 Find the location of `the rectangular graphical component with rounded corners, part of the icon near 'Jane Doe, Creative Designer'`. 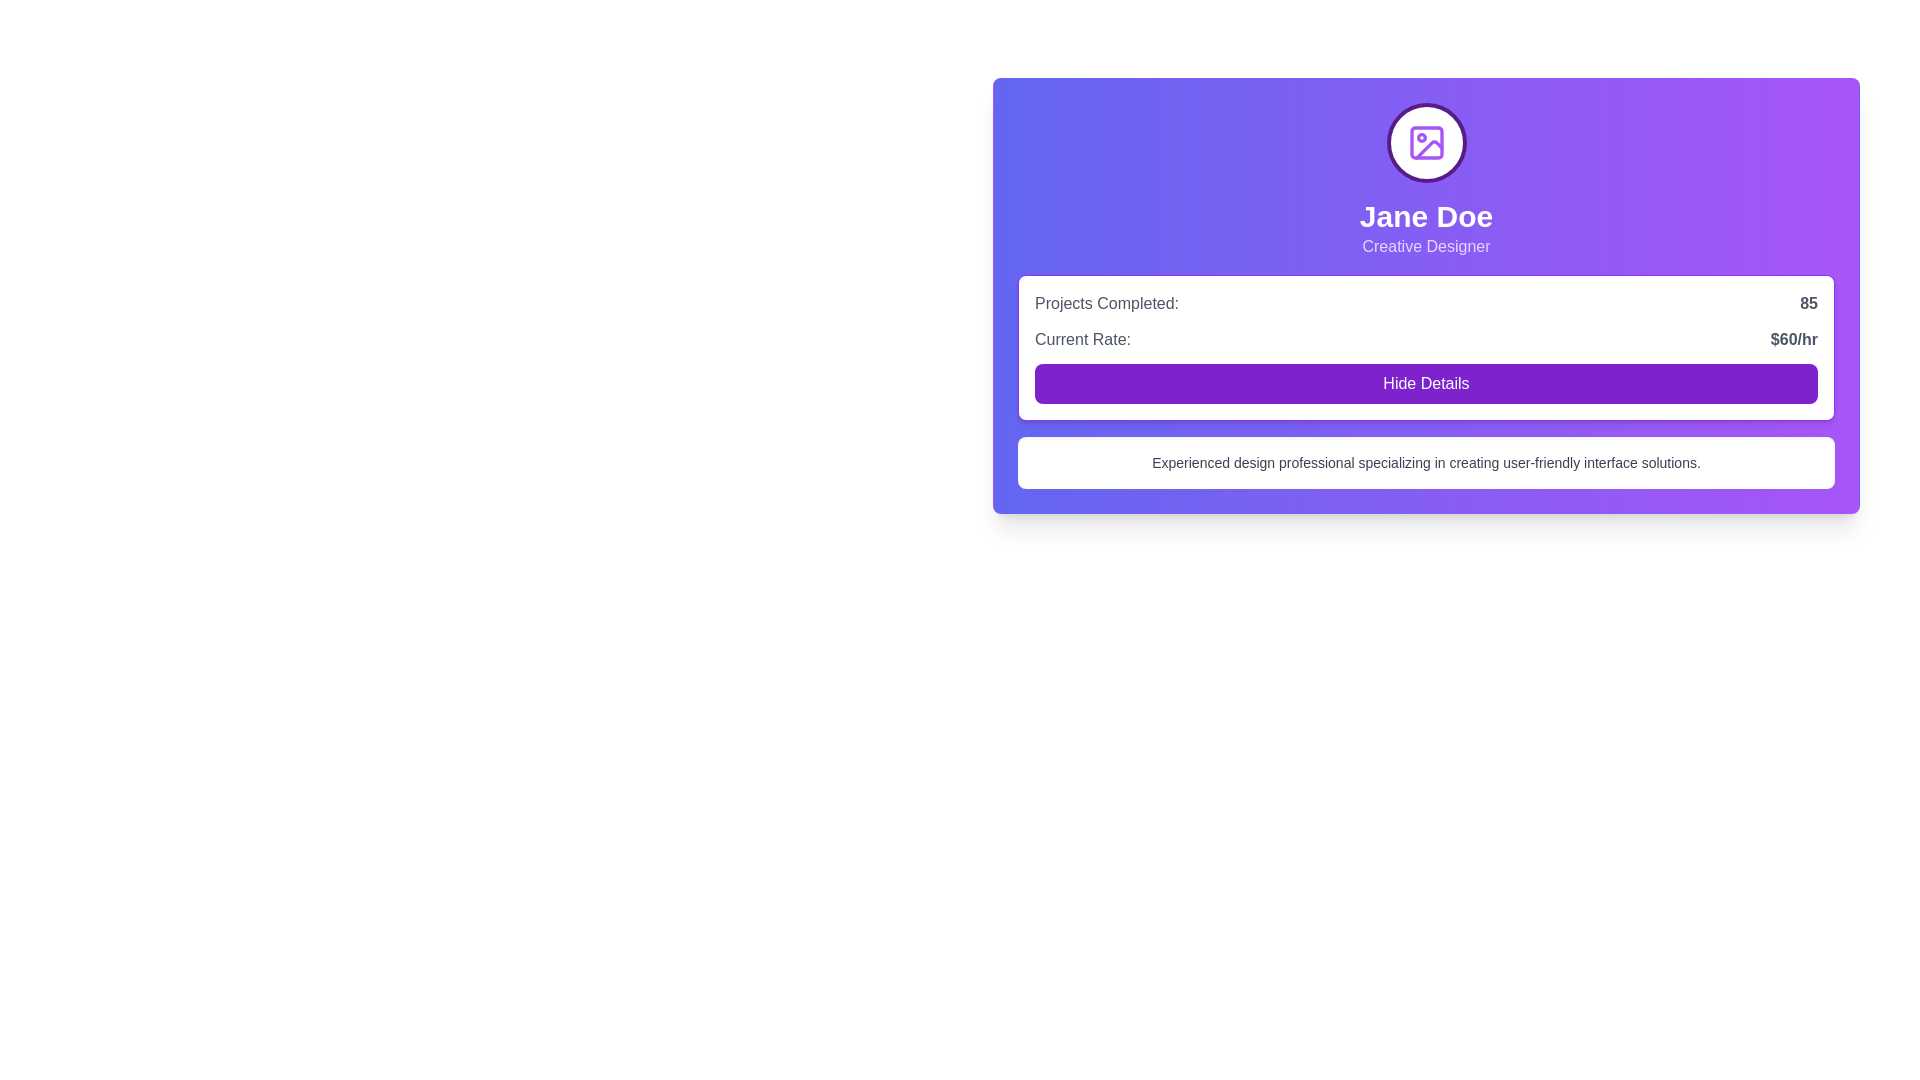

the rectangular graphical component with rounded corners, part of the icon near 'Jane Doe, Creative Designer' is located at coordinates (1425, 141).